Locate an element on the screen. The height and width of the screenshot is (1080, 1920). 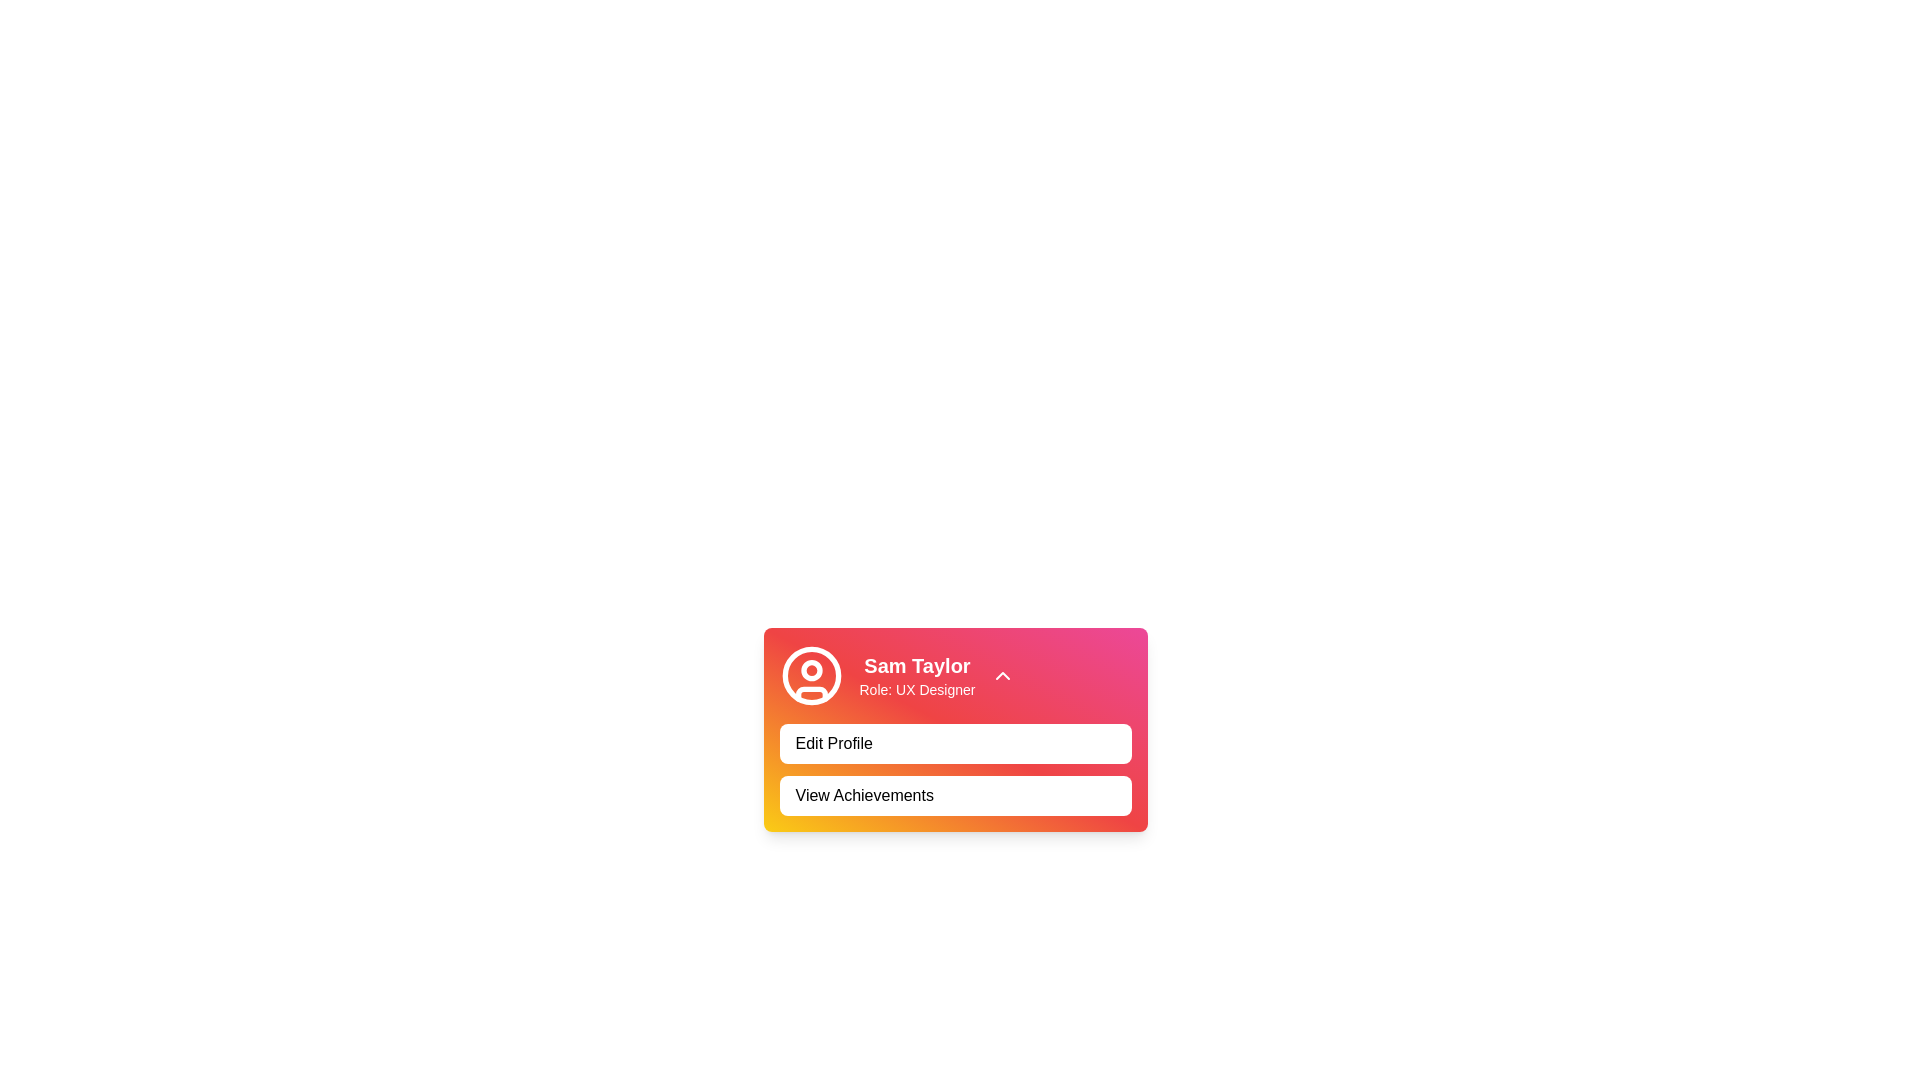
the visual decoration located at the bottom area of the circular user profile icon within the profile card is located at coordinates (811, 693).